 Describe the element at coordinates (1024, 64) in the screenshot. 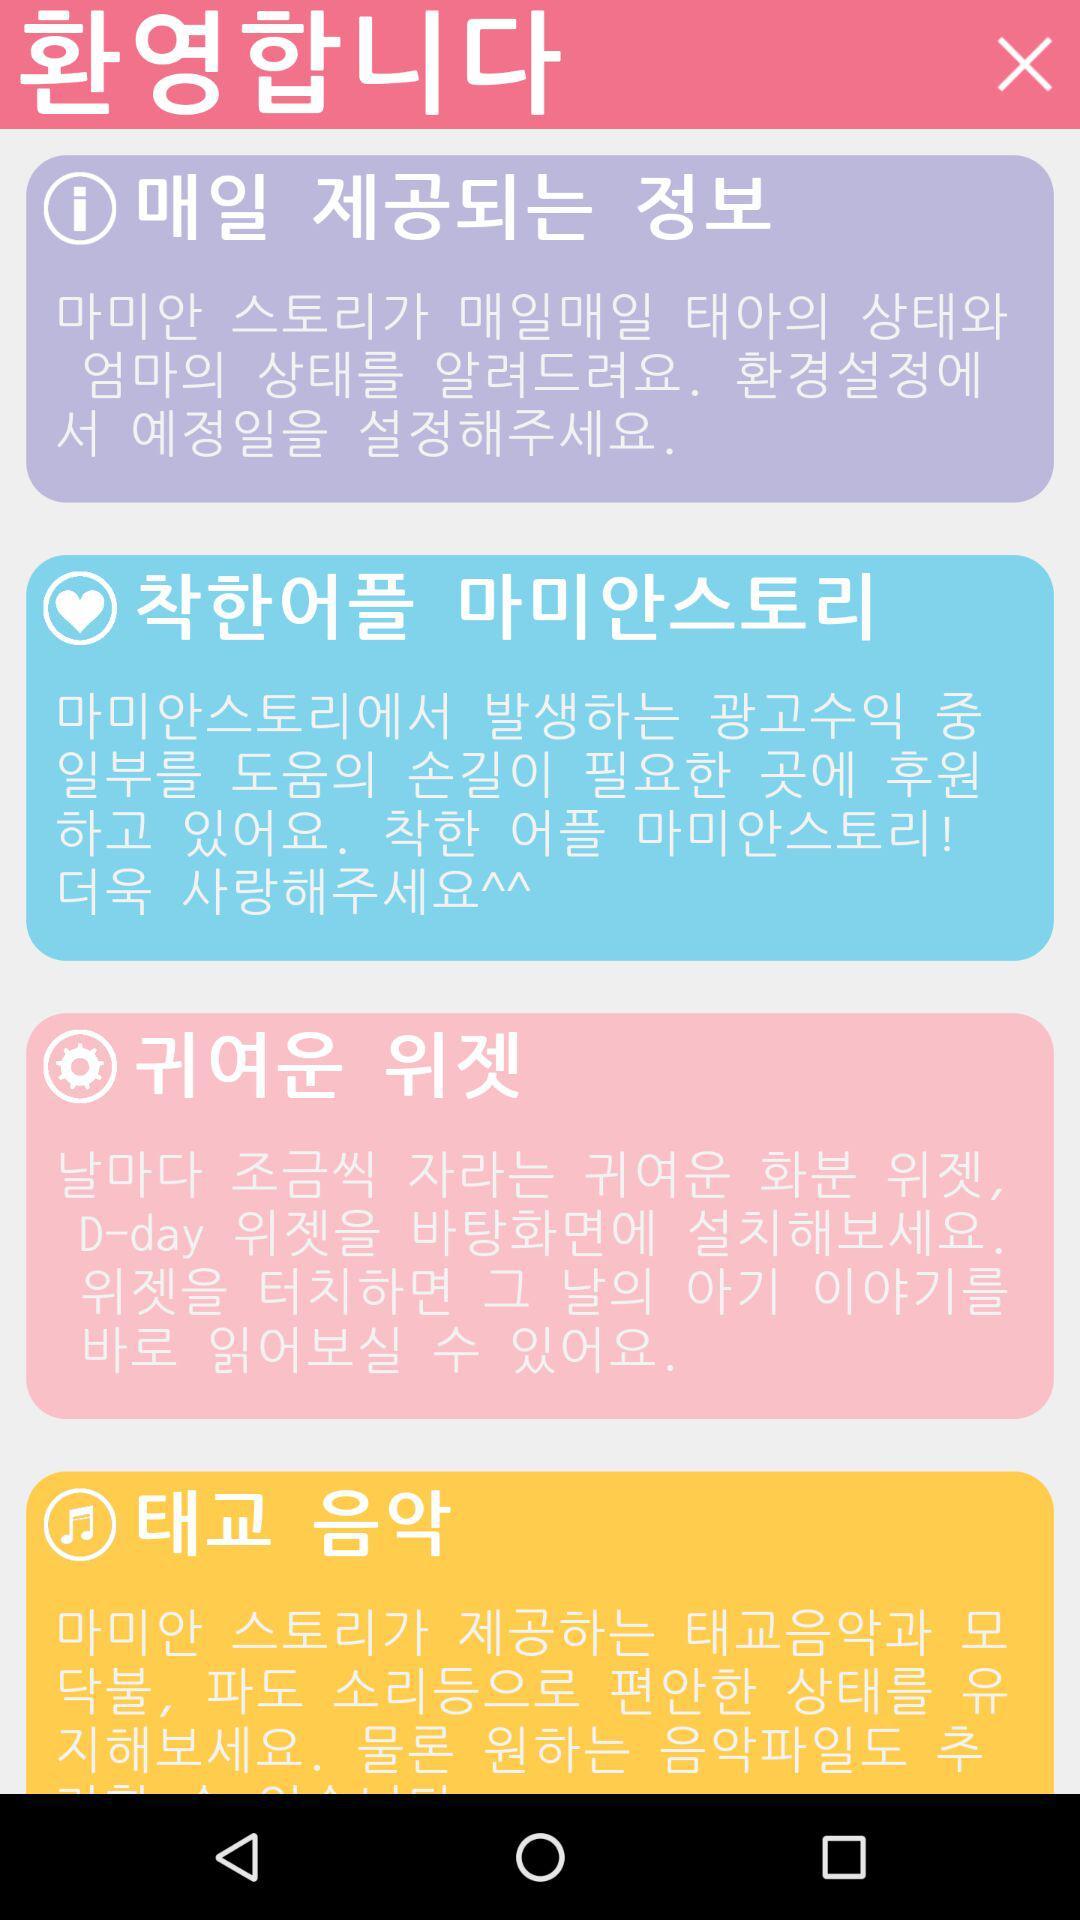

I see `icon at the top right corner` at that location.